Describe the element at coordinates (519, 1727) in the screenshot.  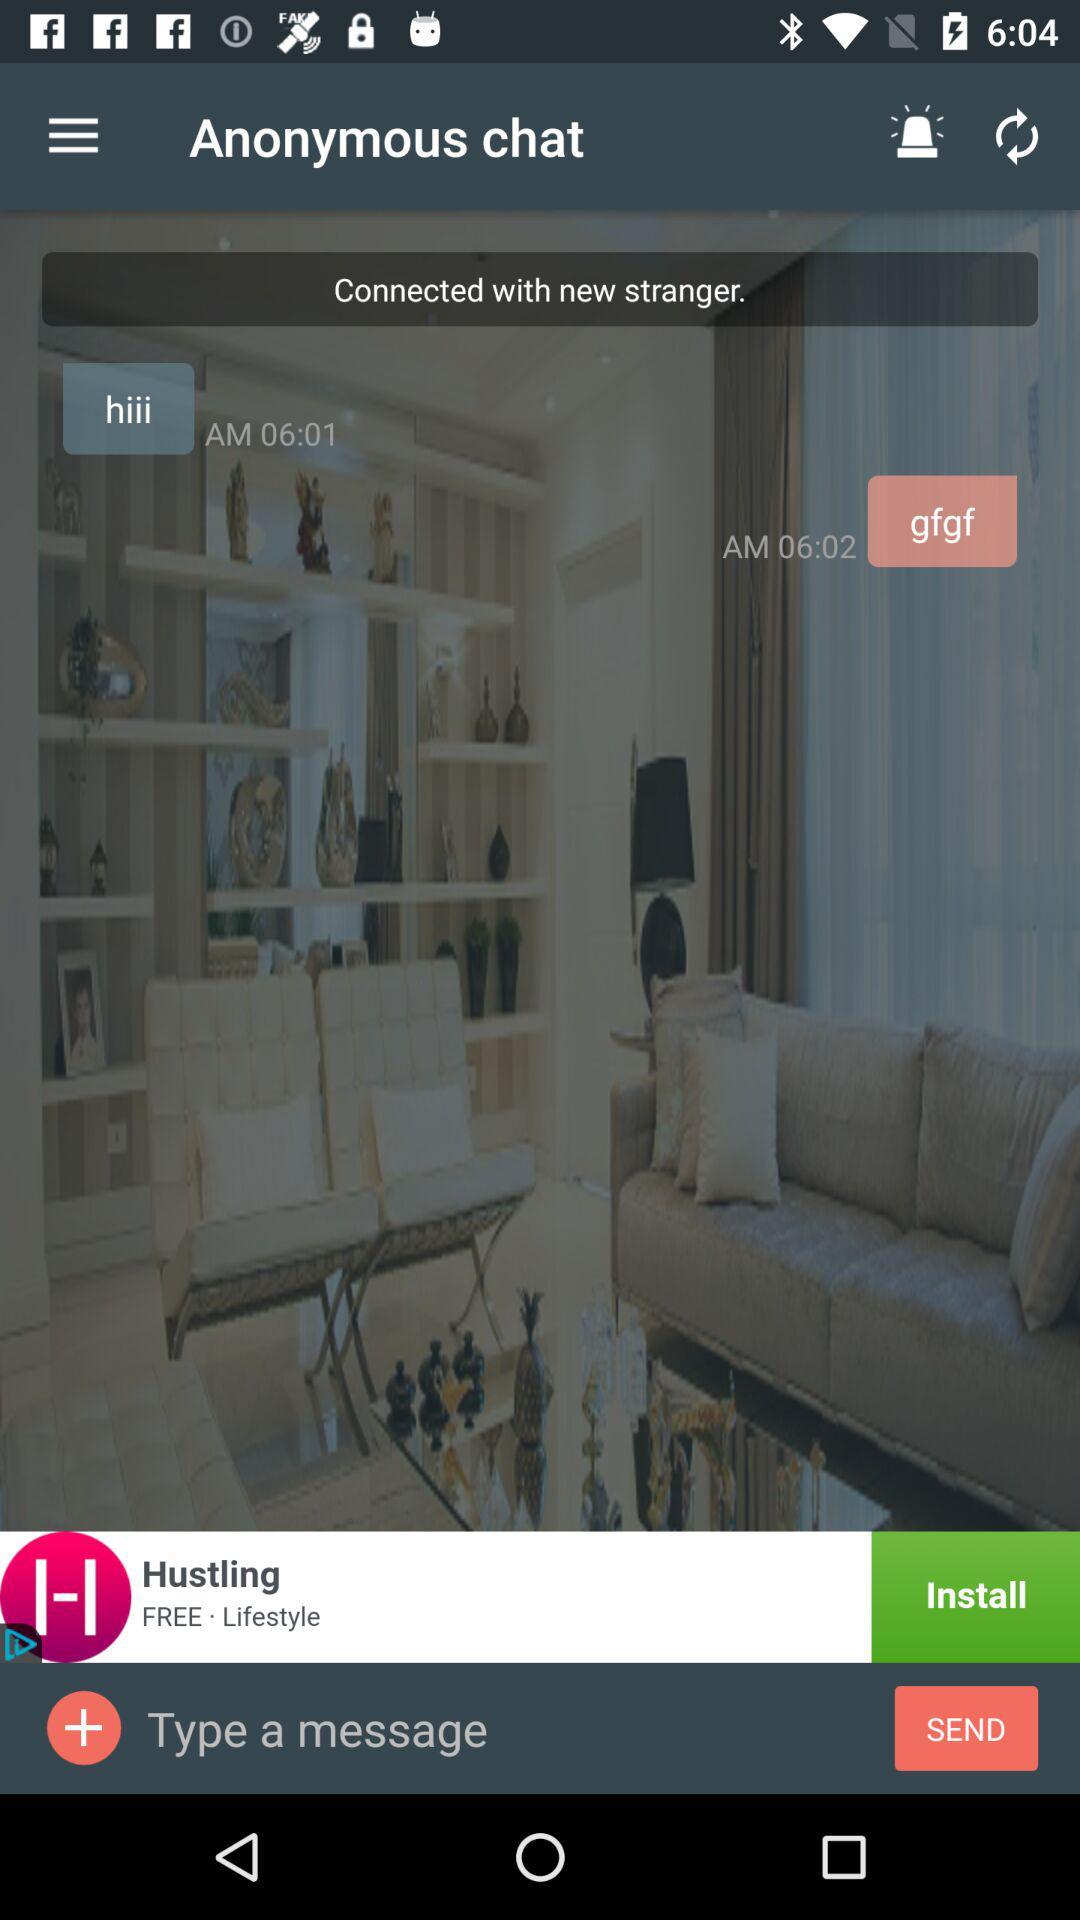
I see `type in a message` at that location.